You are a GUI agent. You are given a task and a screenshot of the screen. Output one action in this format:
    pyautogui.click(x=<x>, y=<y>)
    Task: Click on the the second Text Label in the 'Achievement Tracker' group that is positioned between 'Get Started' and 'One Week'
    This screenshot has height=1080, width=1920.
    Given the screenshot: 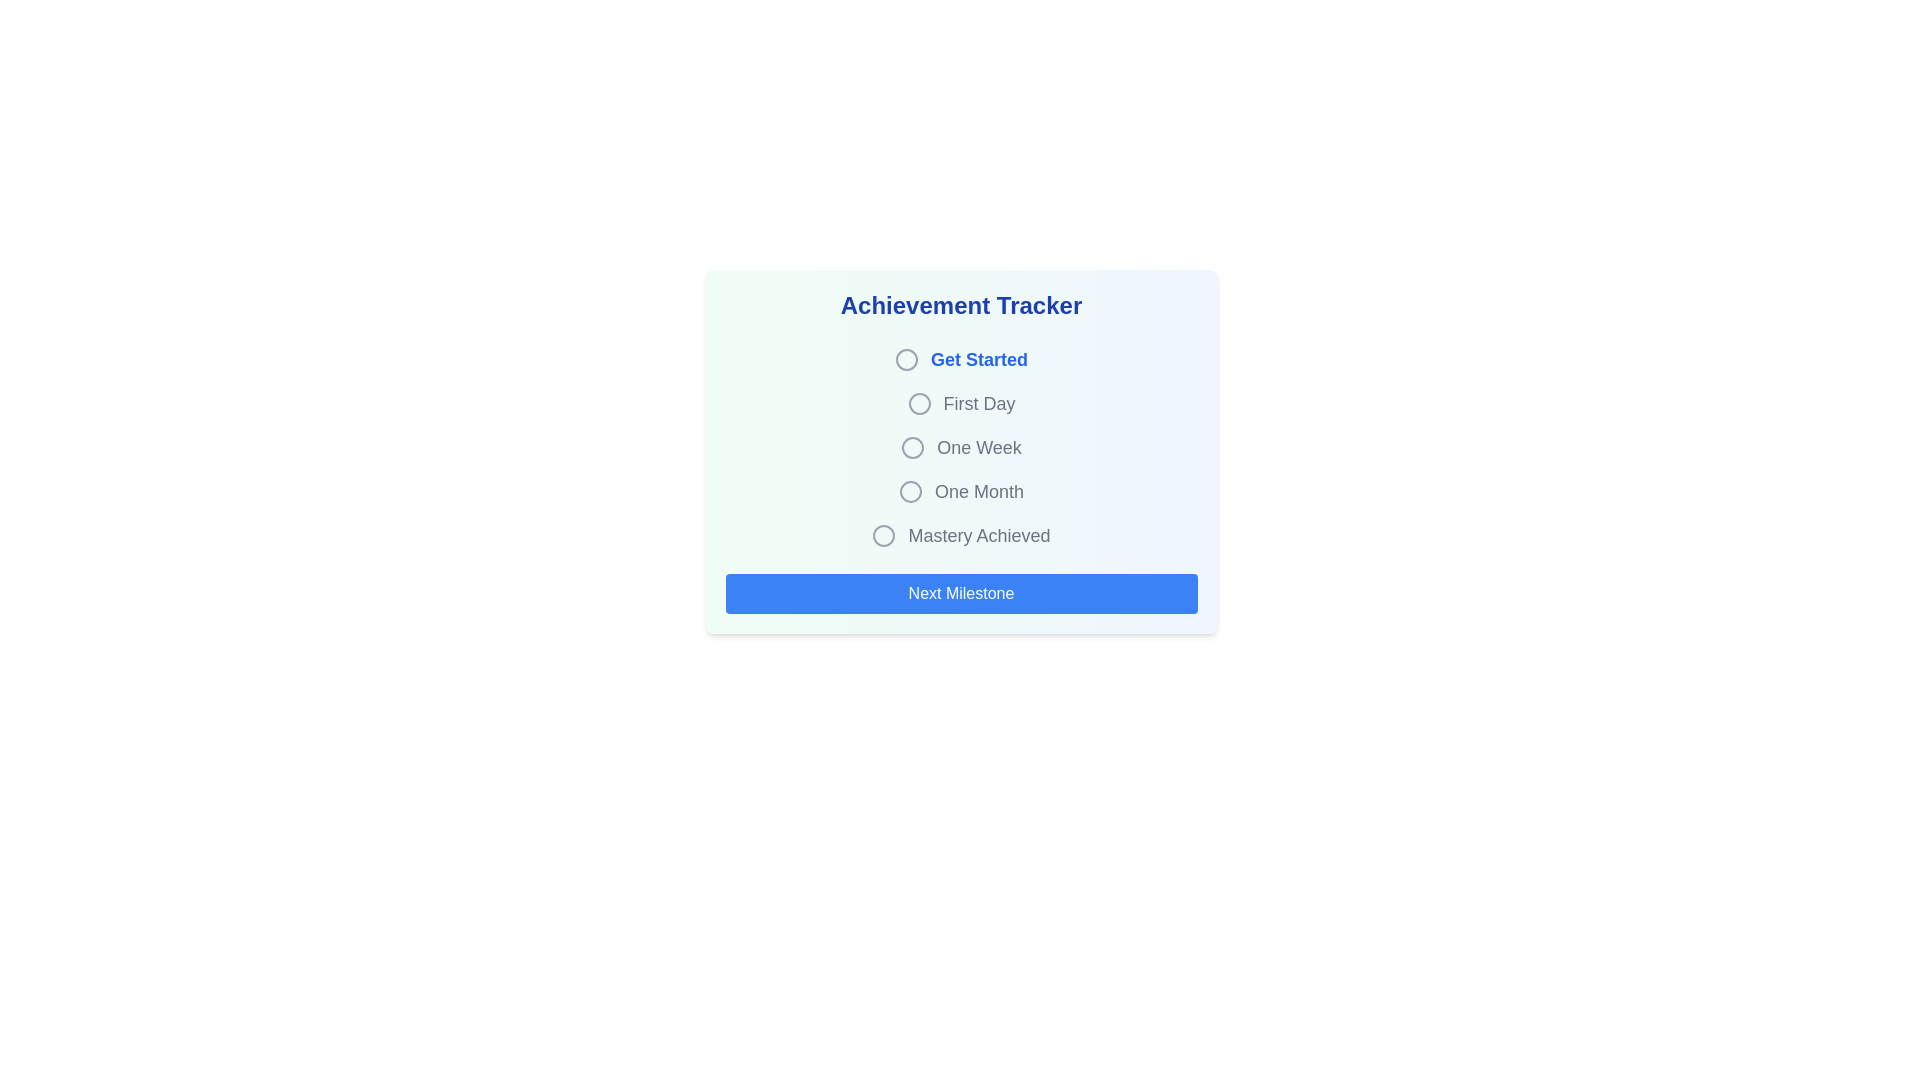 What is the action you would take?
    pyautogui.click(x=979, y=404)
    